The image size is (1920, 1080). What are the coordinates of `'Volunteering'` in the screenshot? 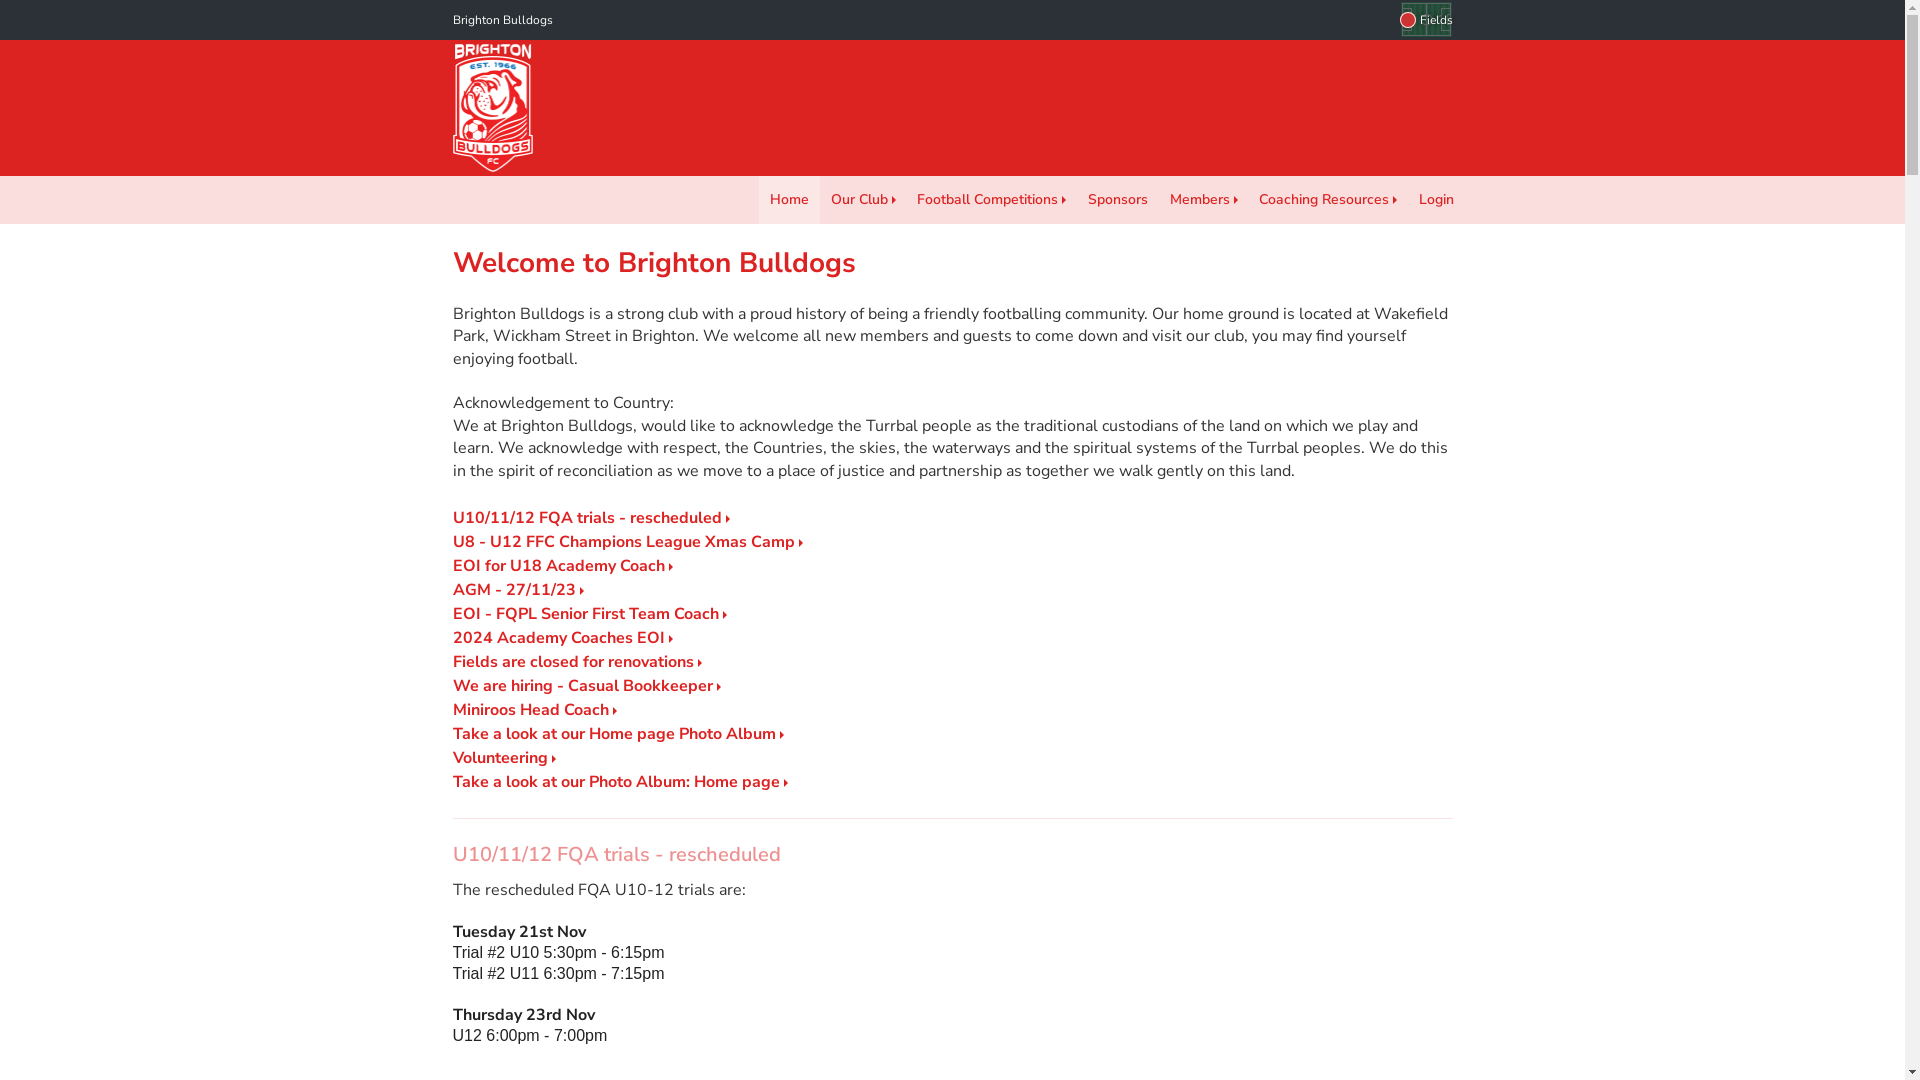 It's located at (503, 758).